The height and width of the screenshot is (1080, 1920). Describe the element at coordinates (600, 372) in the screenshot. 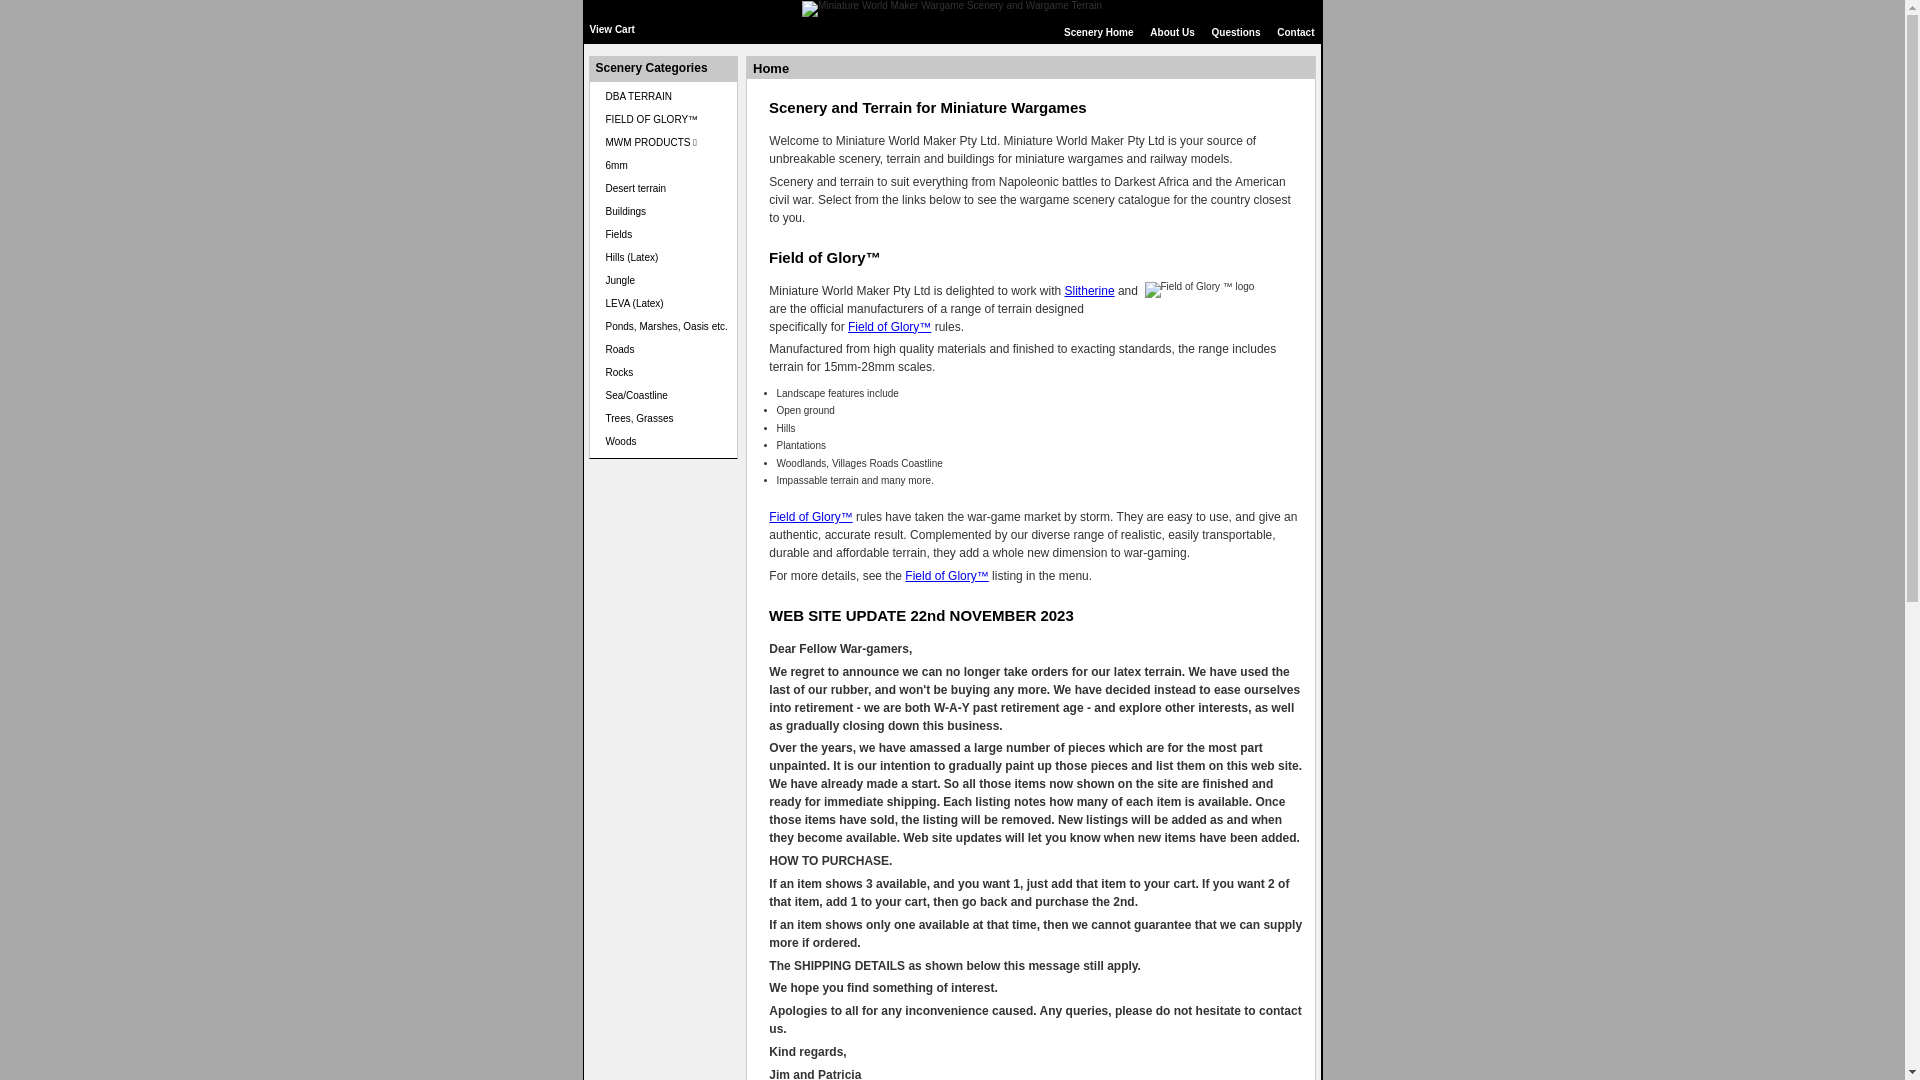

I see `'Rocks'` at that location.